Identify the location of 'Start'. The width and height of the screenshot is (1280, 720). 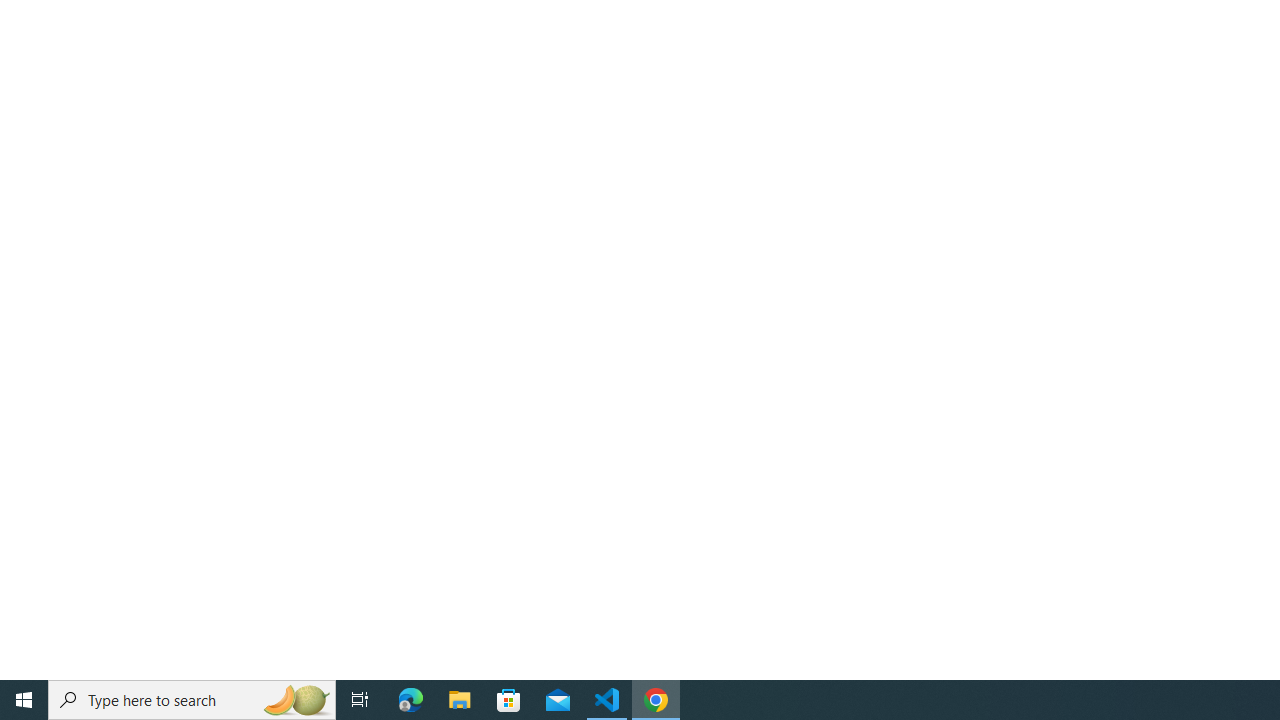
(24, 698).